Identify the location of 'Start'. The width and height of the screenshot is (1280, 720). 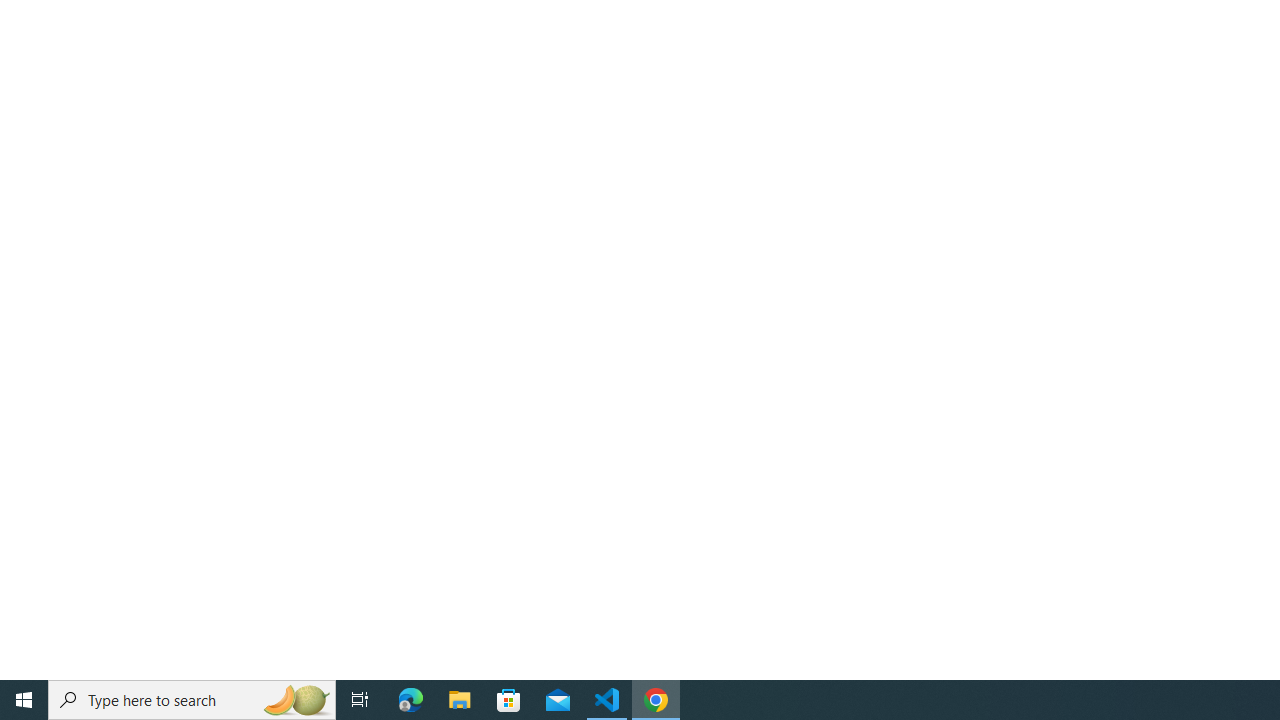
(24, 698).